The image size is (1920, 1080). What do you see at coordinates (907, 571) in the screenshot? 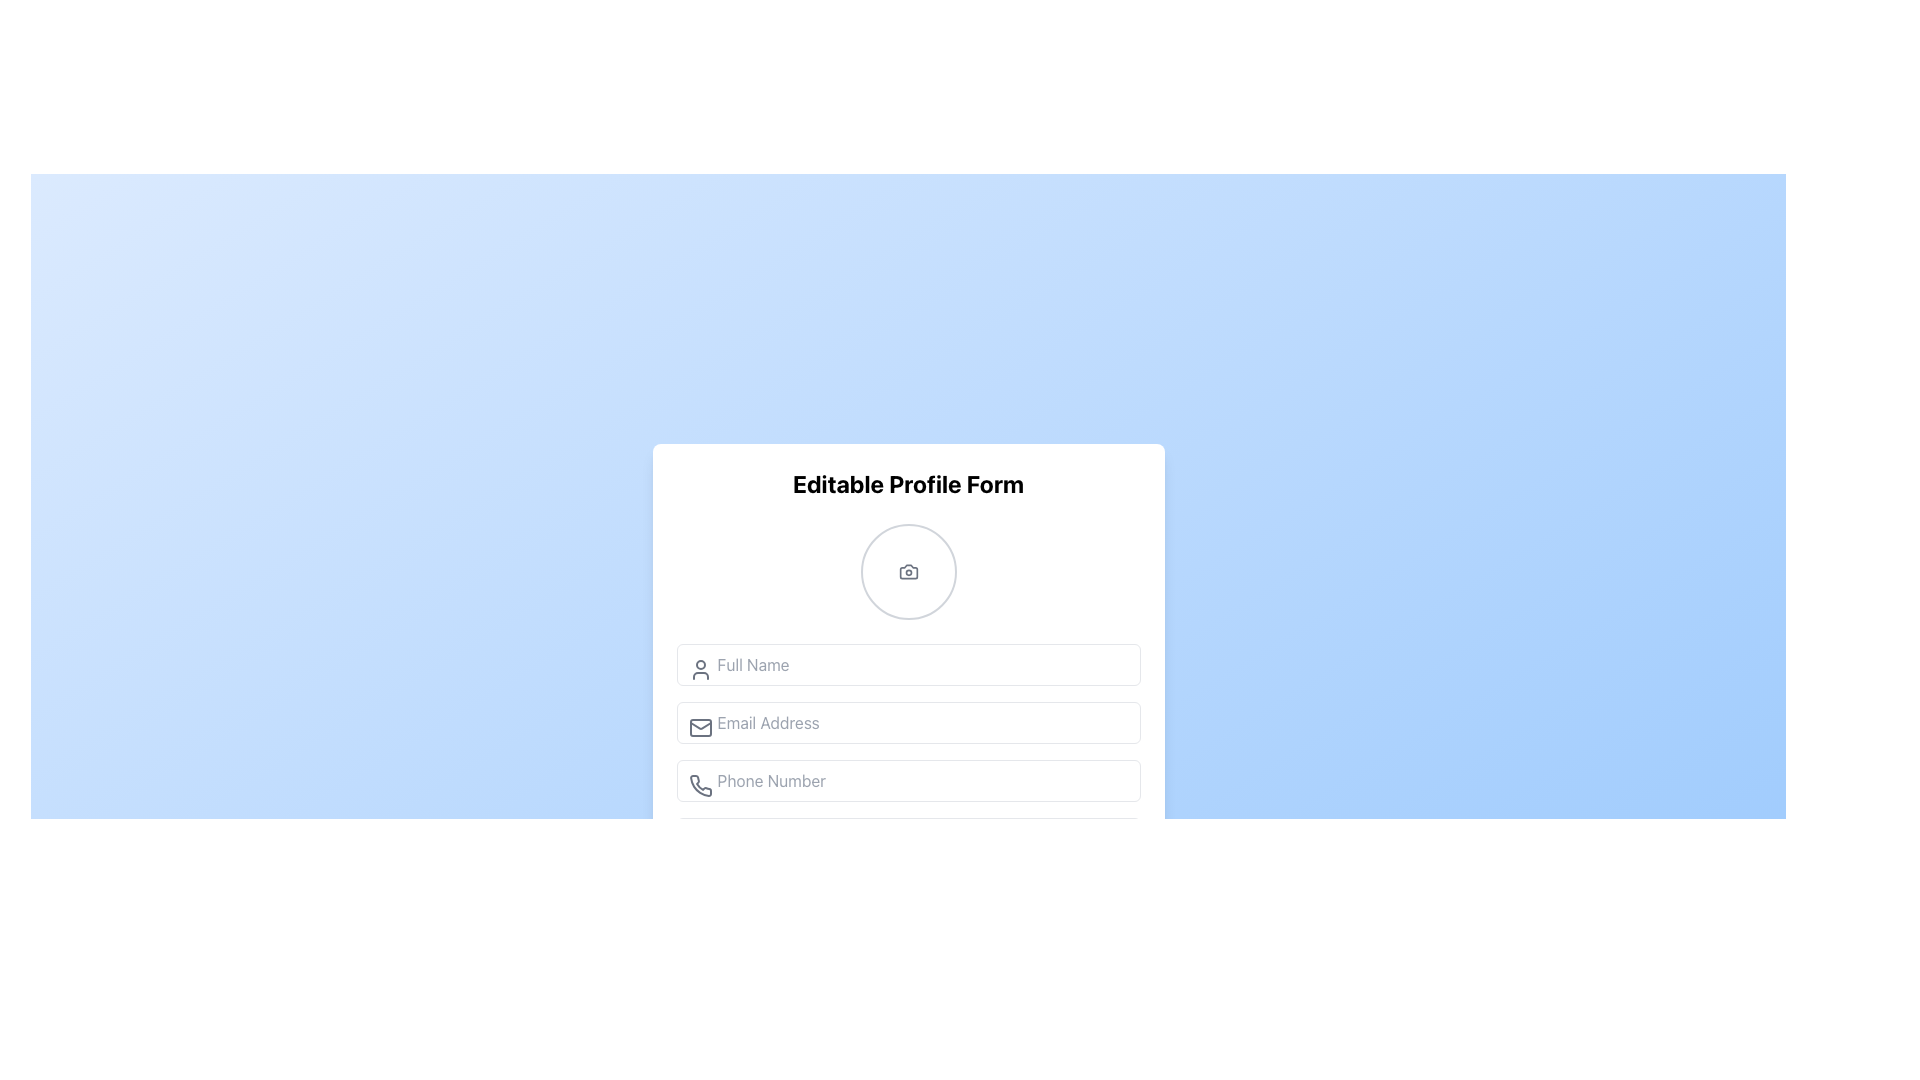
I see `the circular button with a camera icon located below the 'Editable Profile Form' title to upload an image` at bounding box center [907, 571].